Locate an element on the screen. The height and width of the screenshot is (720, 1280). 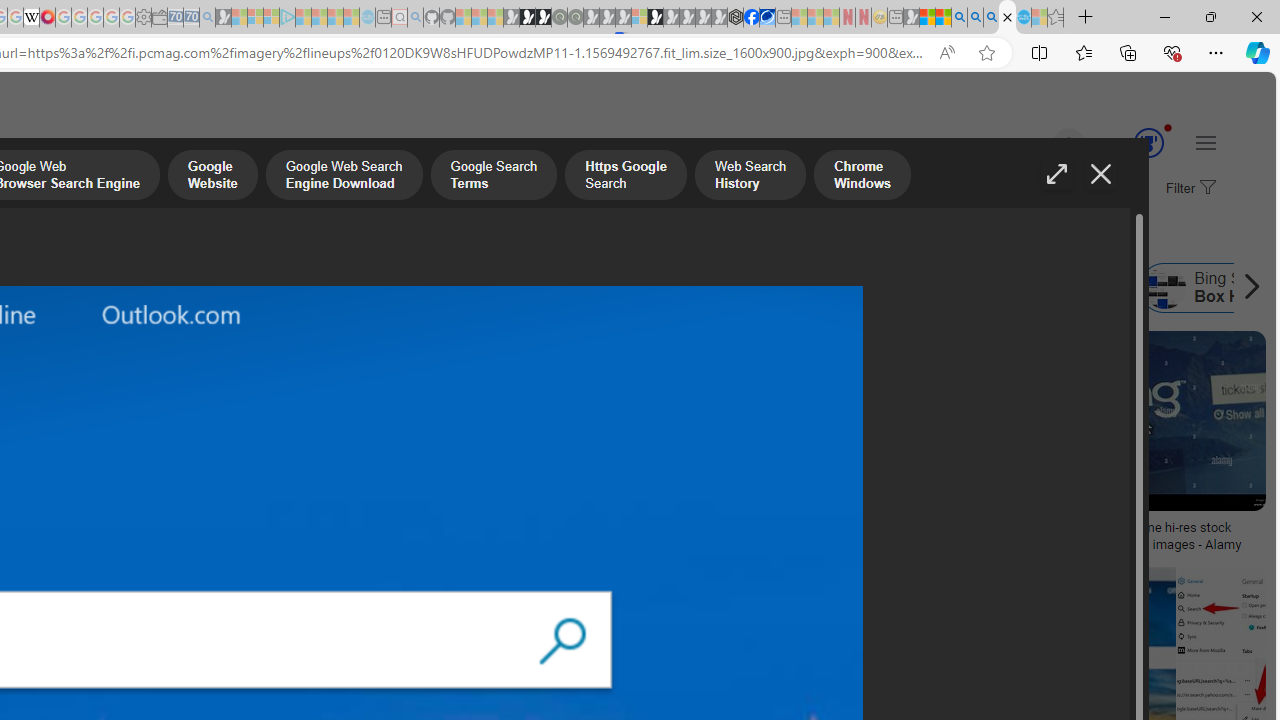
'Services - Maintenance | Sky Blue Bikes - Sky Blue Bikes' is located at coordinates (1023, 17).